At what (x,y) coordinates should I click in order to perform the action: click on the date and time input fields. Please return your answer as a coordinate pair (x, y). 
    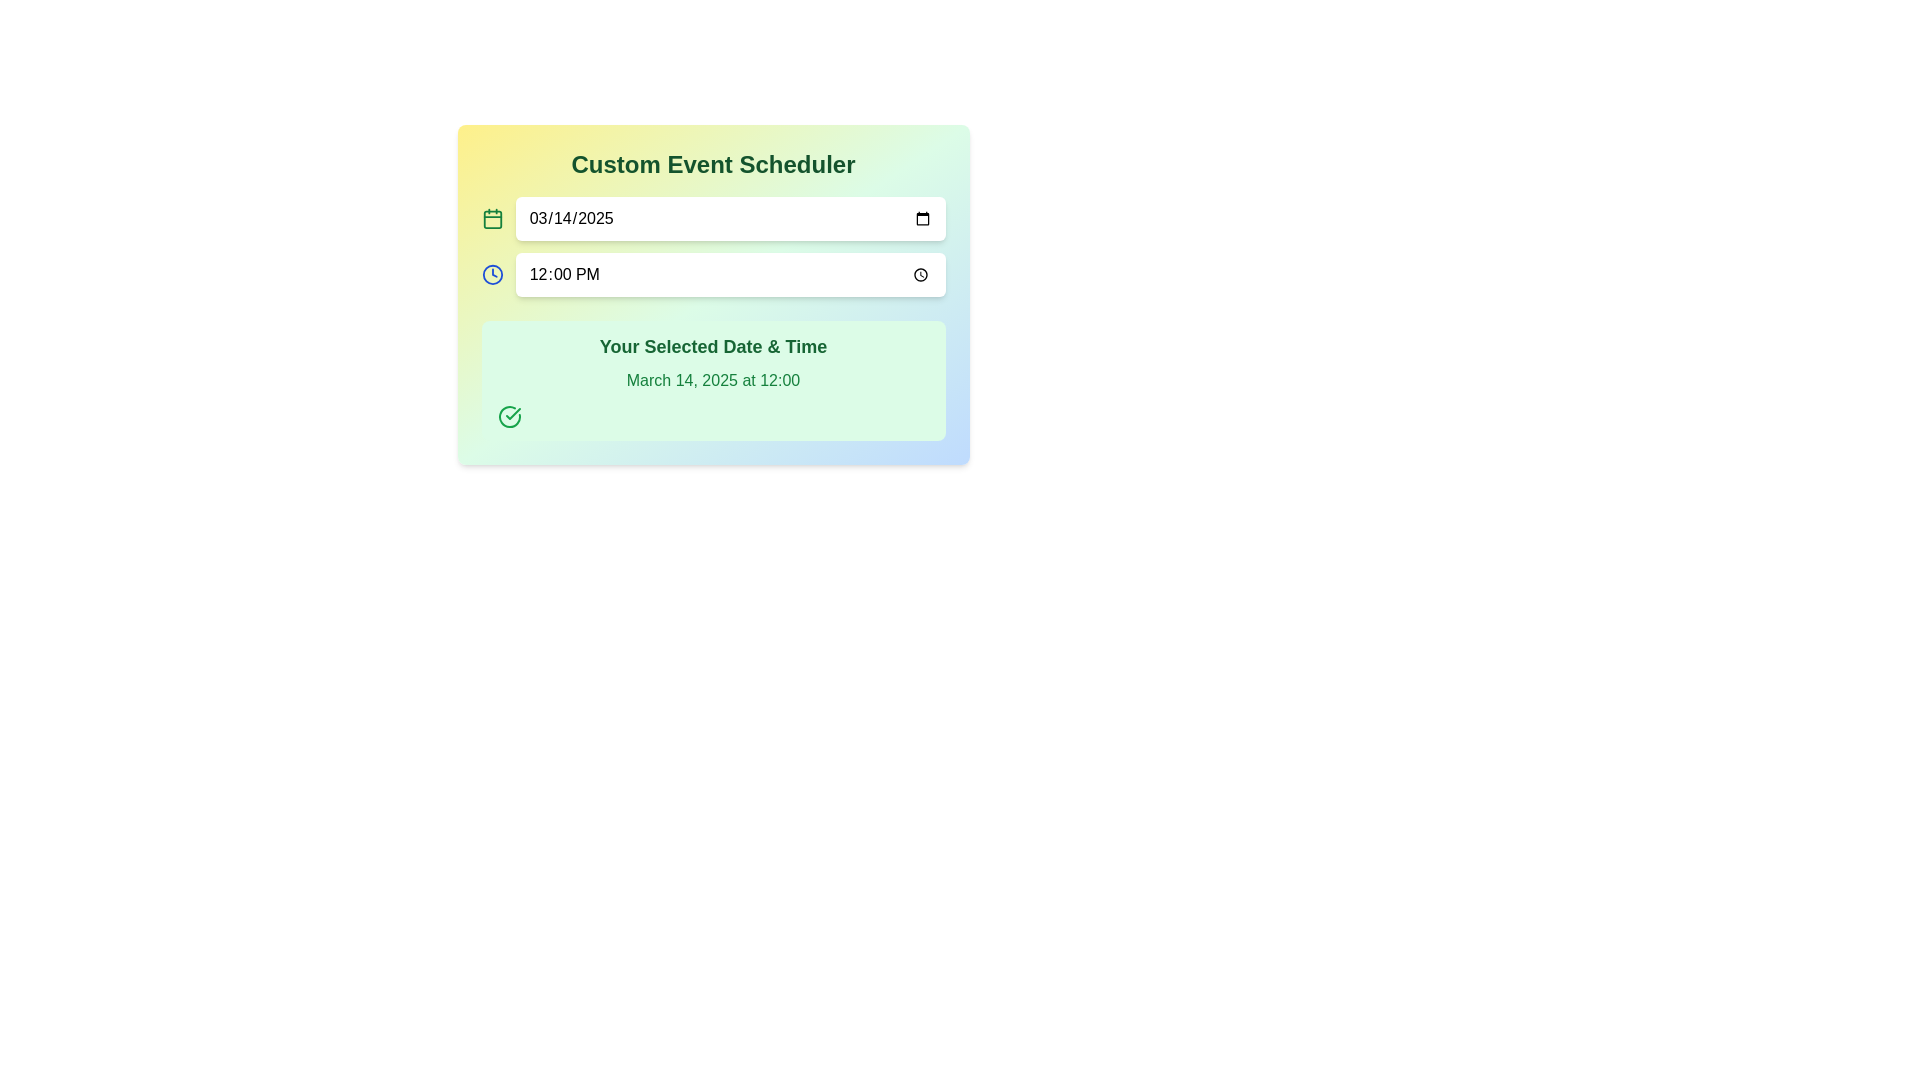
    Looking at the image, I should click on (713, 294).